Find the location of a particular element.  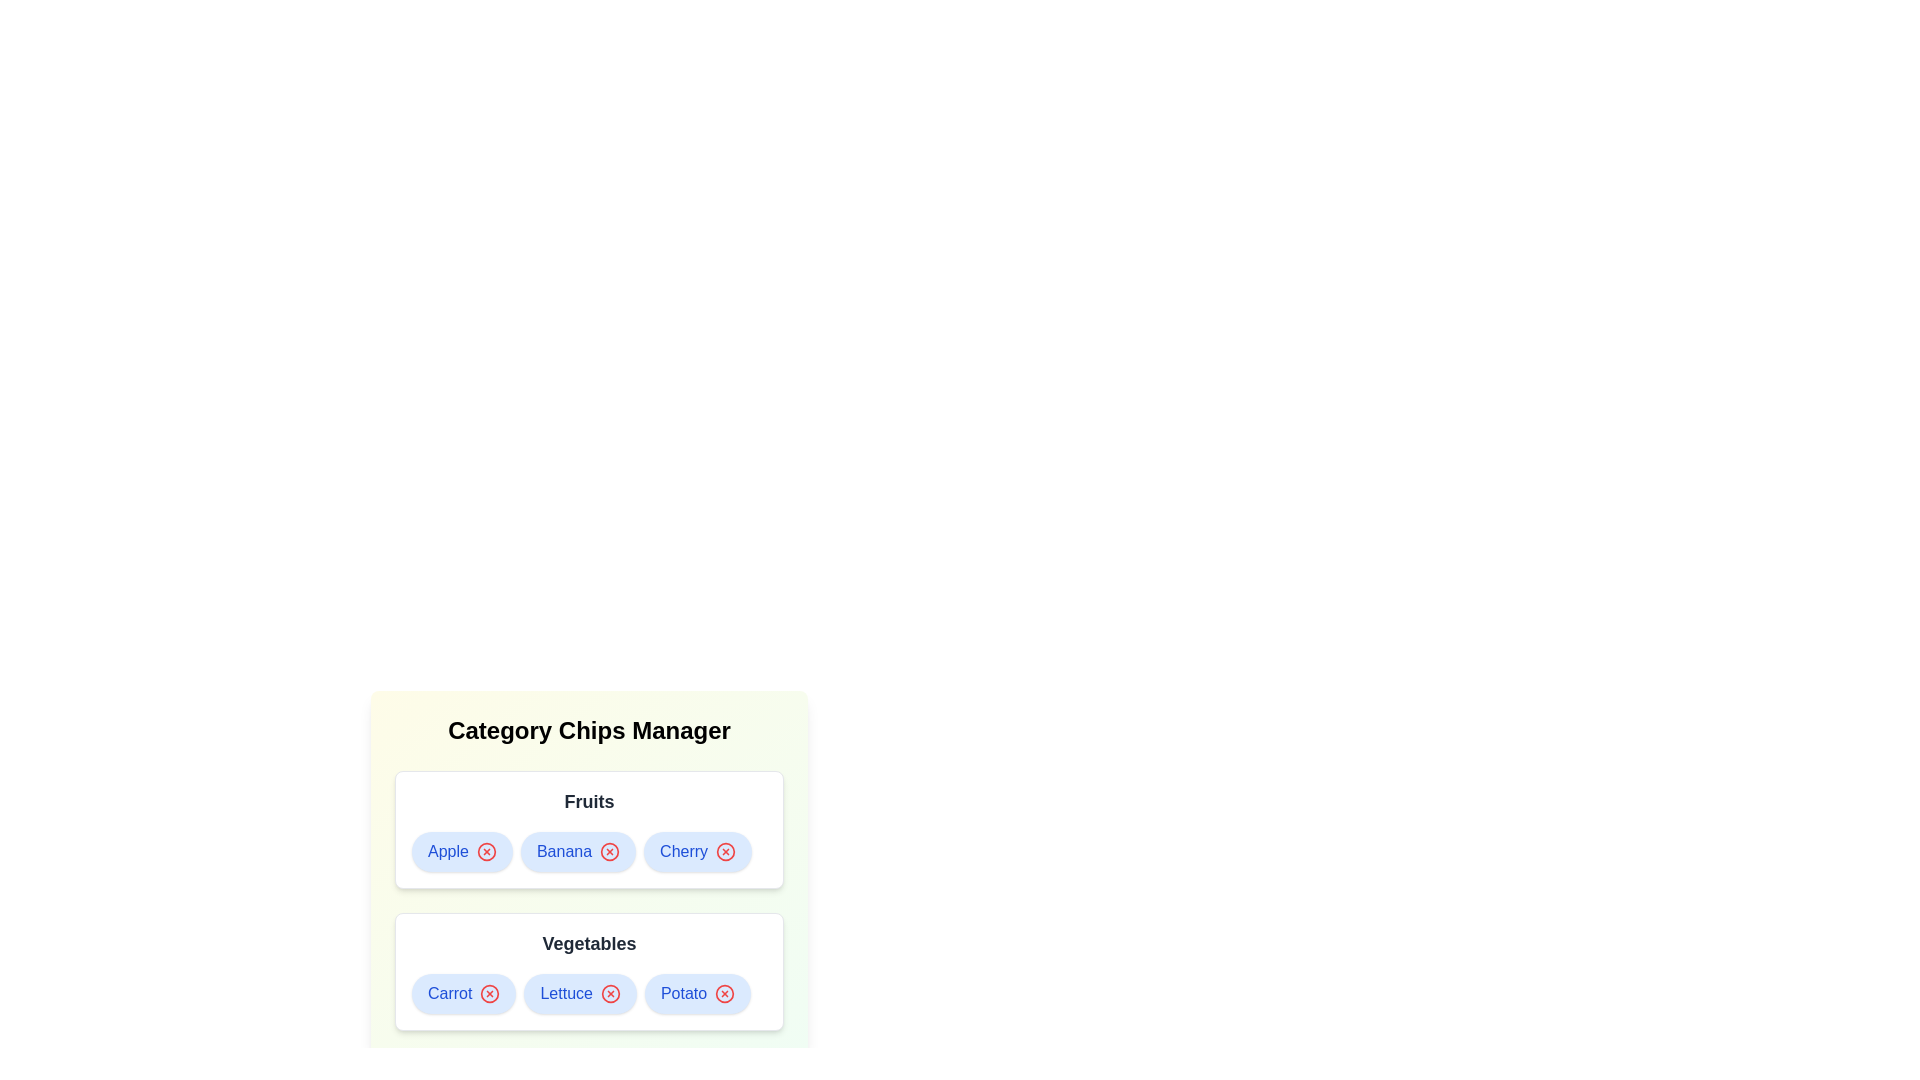

remove button for the chip labeled Potato is located at coordinates (724, 994).